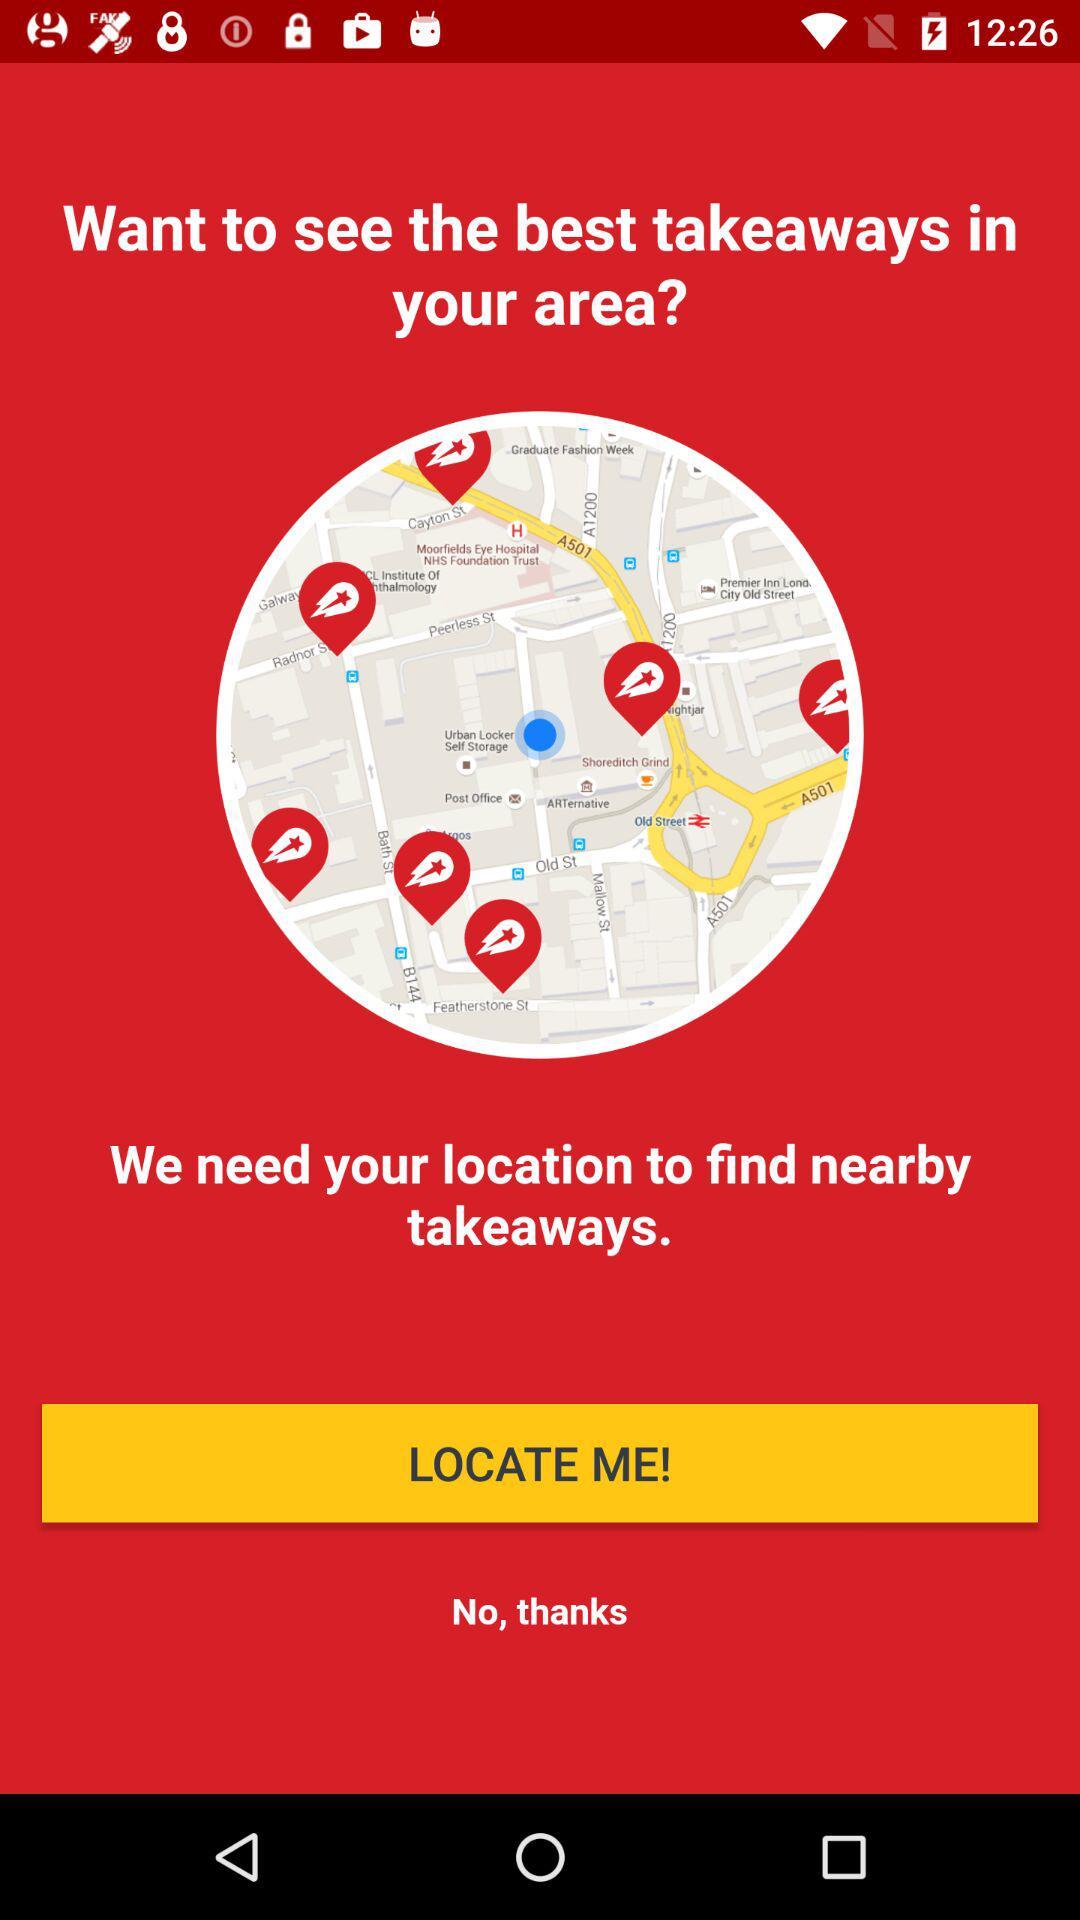 The width and height of the screenshot is (1080, 1920). I want to click on the icon below the locate me! icon, so click(538, 1610).